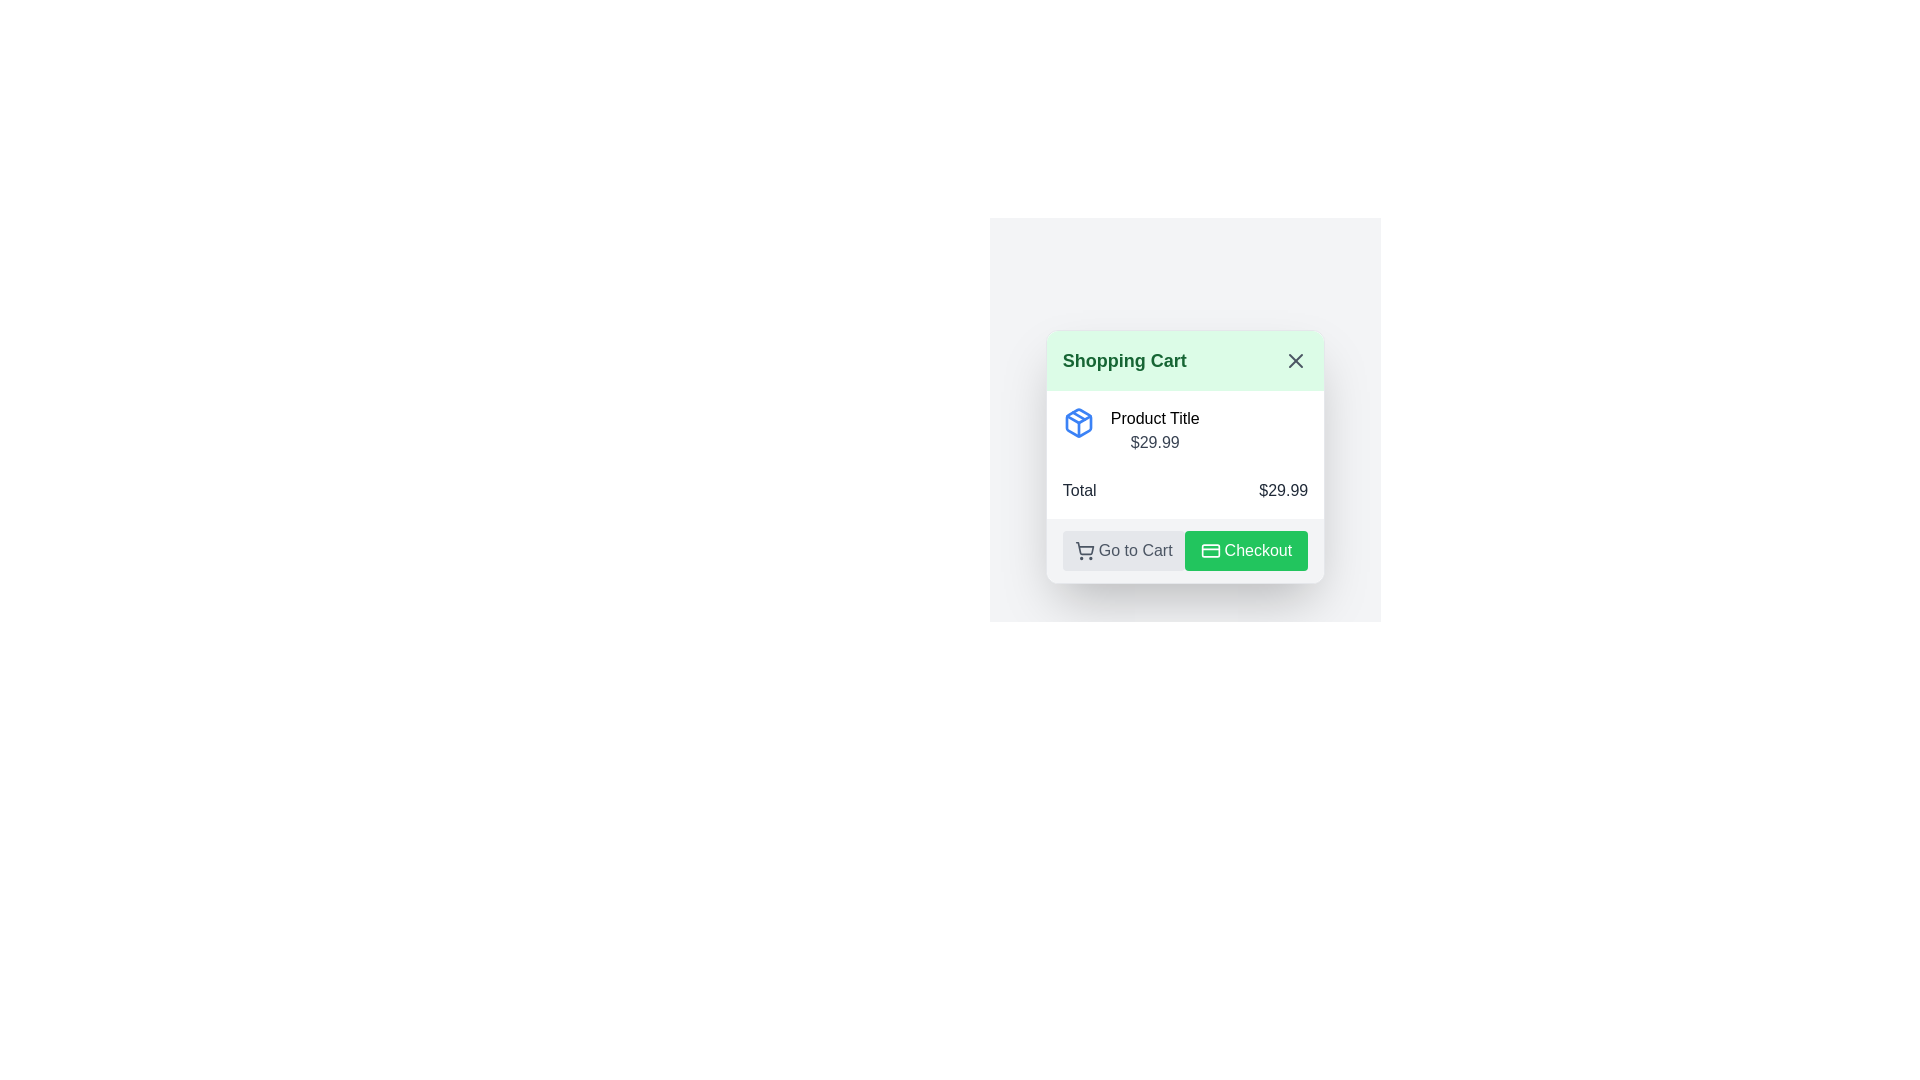  What do you see at coordinates (1296, 361) in the screenshot?
I see `the Close Button (SVG) located in the top-right corner of the green header labeled 'Shopping Cart'` at bounding box center [1296, 361].